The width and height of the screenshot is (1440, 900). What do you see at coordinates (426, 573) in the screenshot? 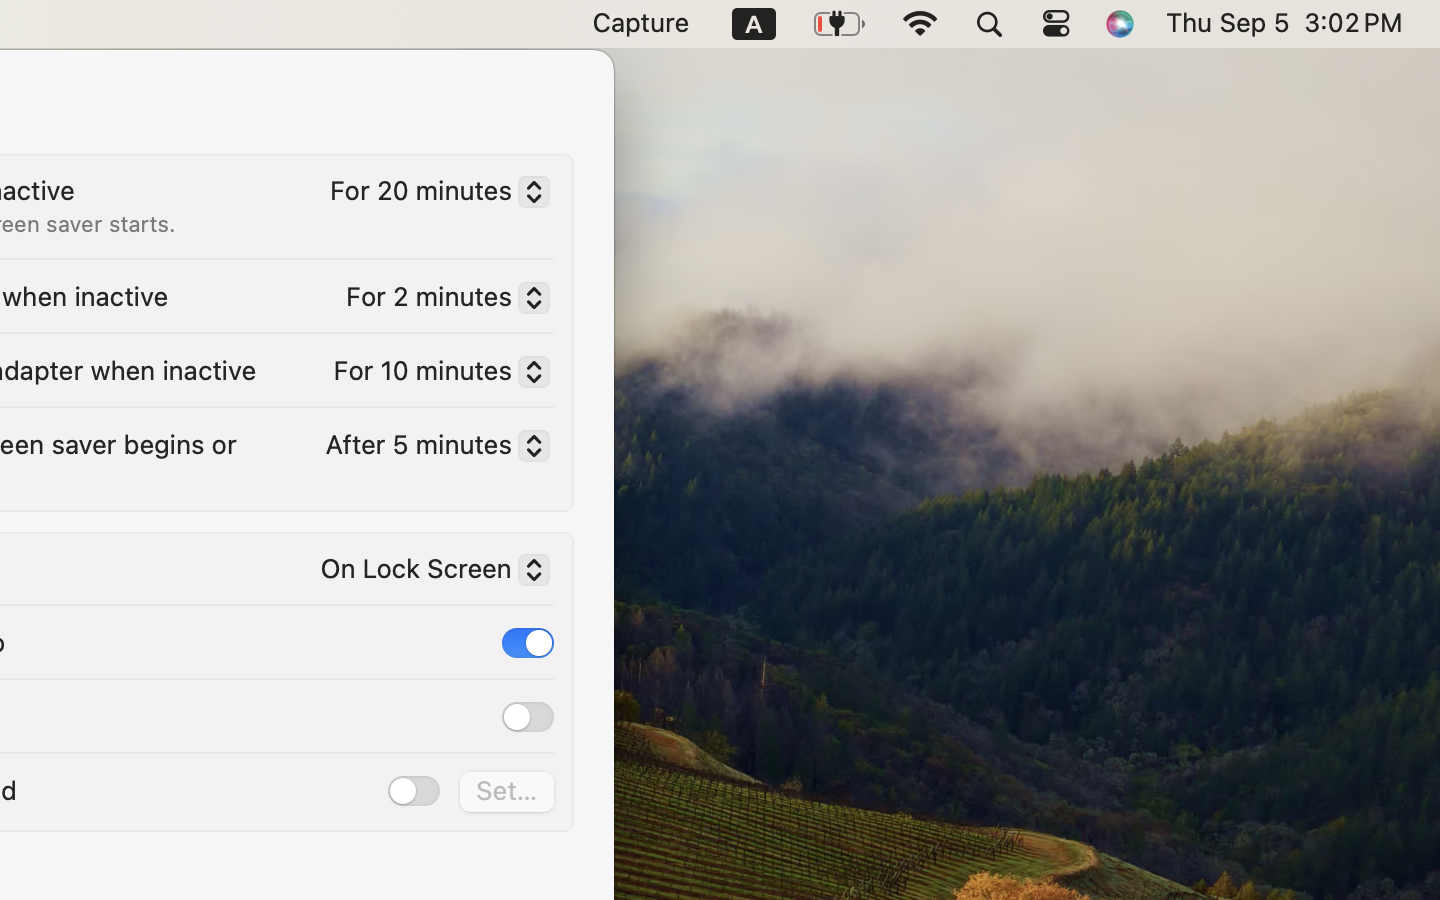
I see `'On Lock Screen'` at bounding box center [426, 573].